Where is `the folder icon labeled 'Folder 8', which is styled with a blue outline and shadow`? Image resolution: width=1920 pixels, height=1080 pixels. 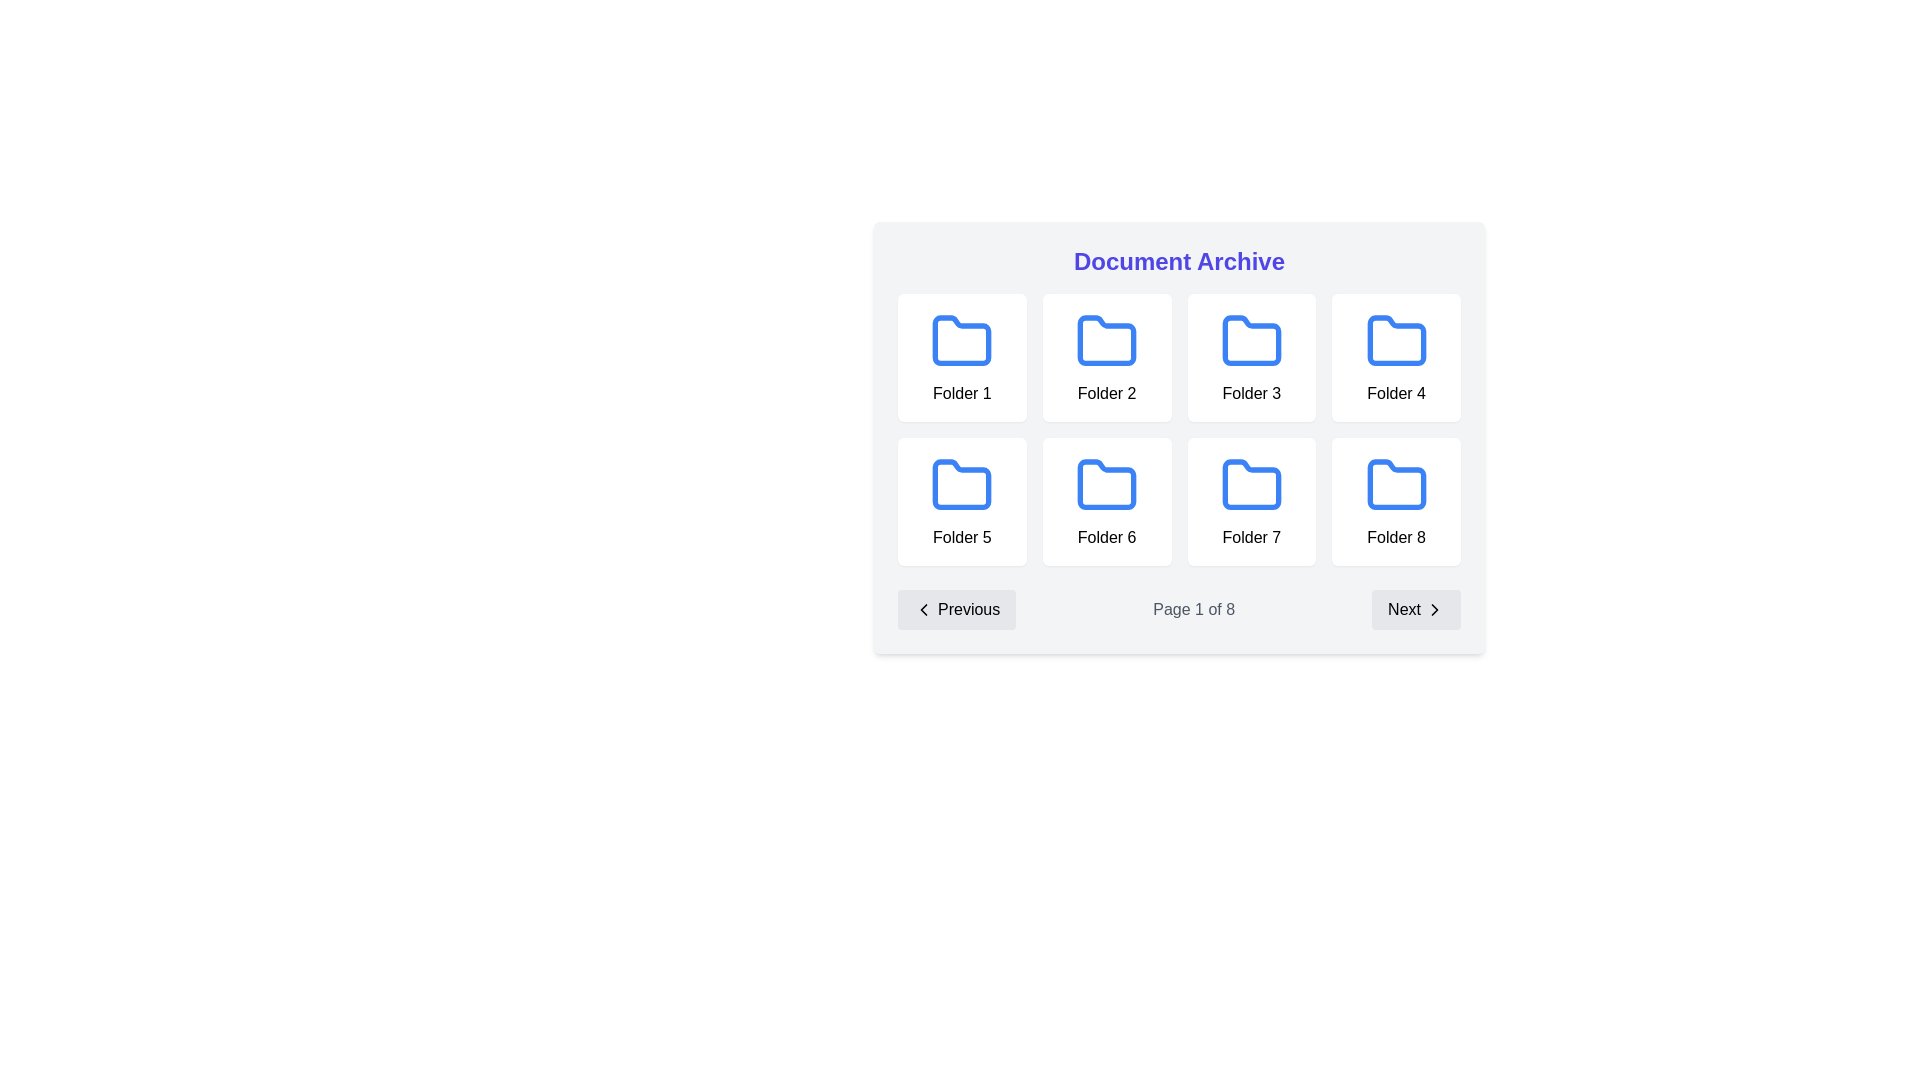
the folder icon labeled 'Folder 8', which is styled with a blue outline and shadow is located at coordinates (1395, 500).